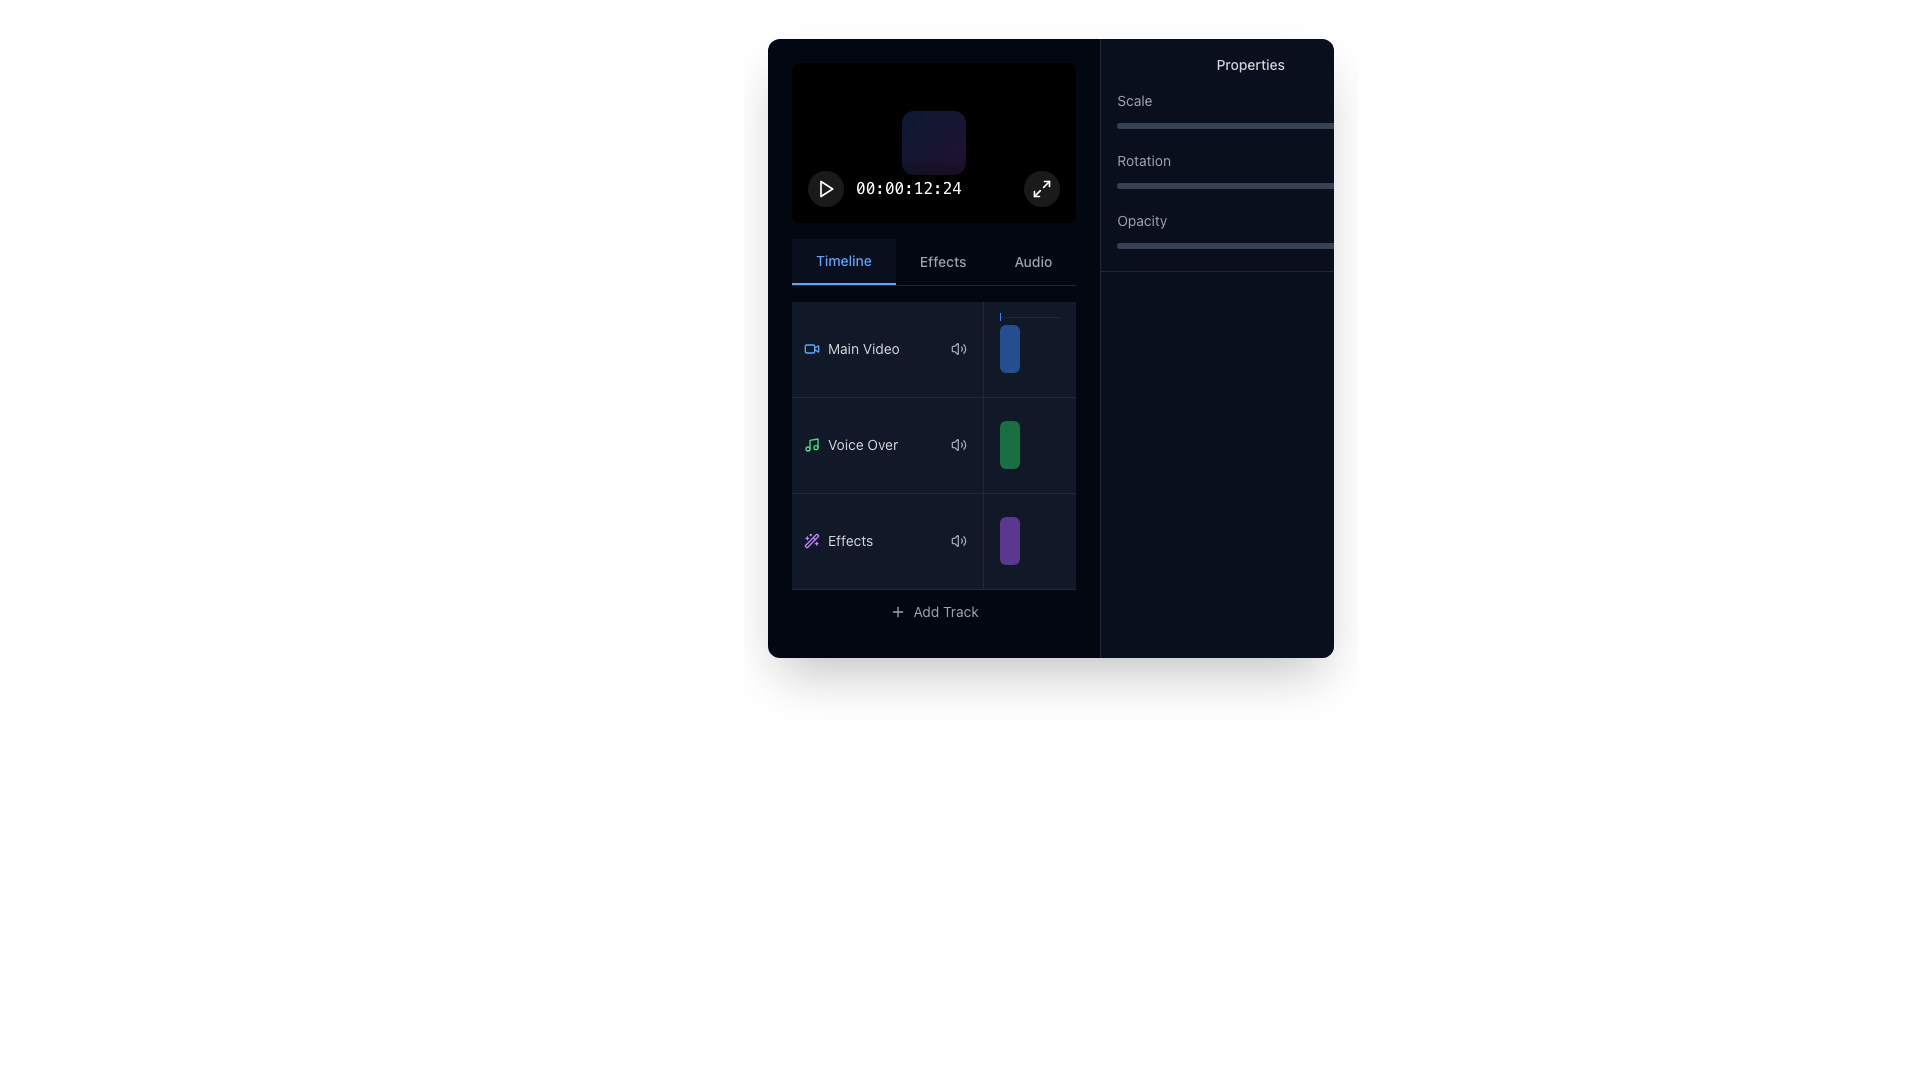 This screenshot has height=1080, width=1920. I want to click on the scale slider, so click(1312, 126).